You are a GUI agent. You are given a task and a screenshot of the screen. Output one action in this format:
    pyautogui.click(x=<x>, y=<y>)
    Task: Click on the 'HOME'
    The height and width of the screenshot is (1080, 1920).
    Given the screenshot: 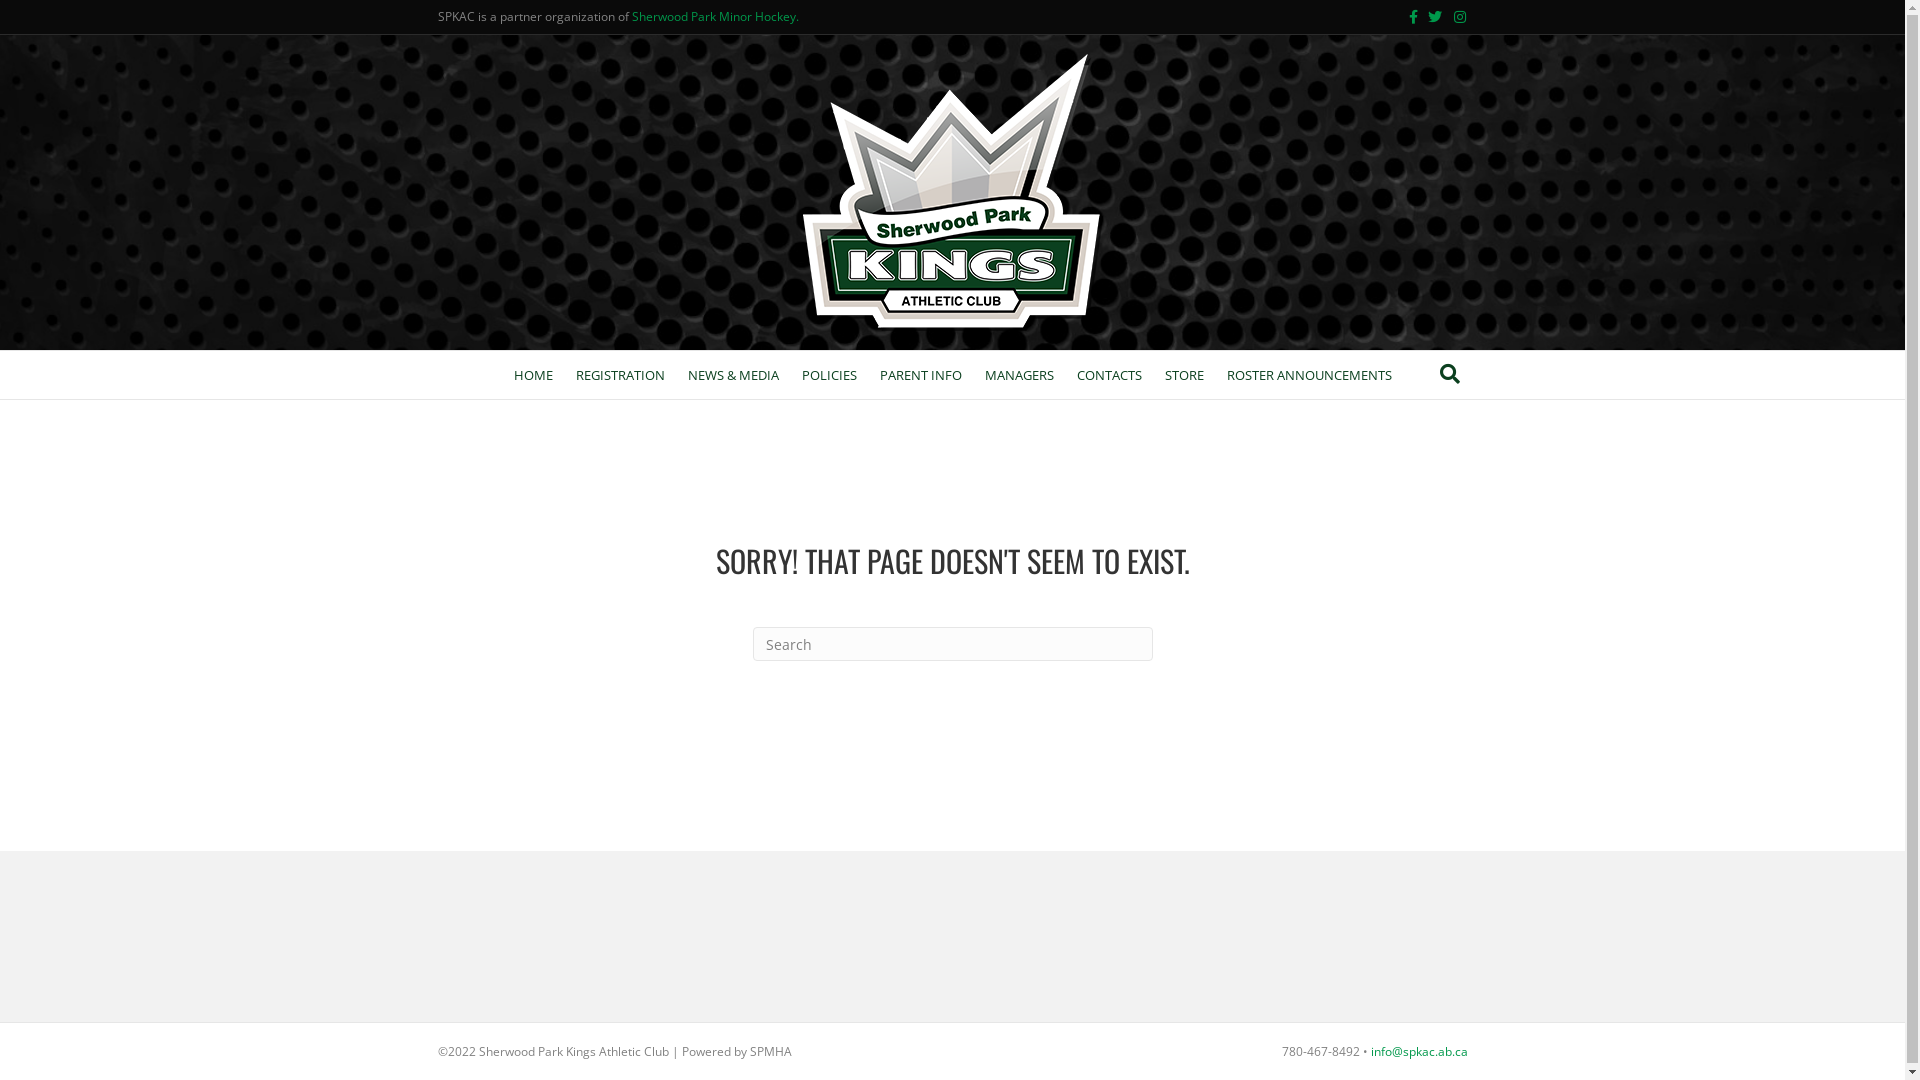 What is the action you would take?
    pyautogui.click(x=533, y=374)
    